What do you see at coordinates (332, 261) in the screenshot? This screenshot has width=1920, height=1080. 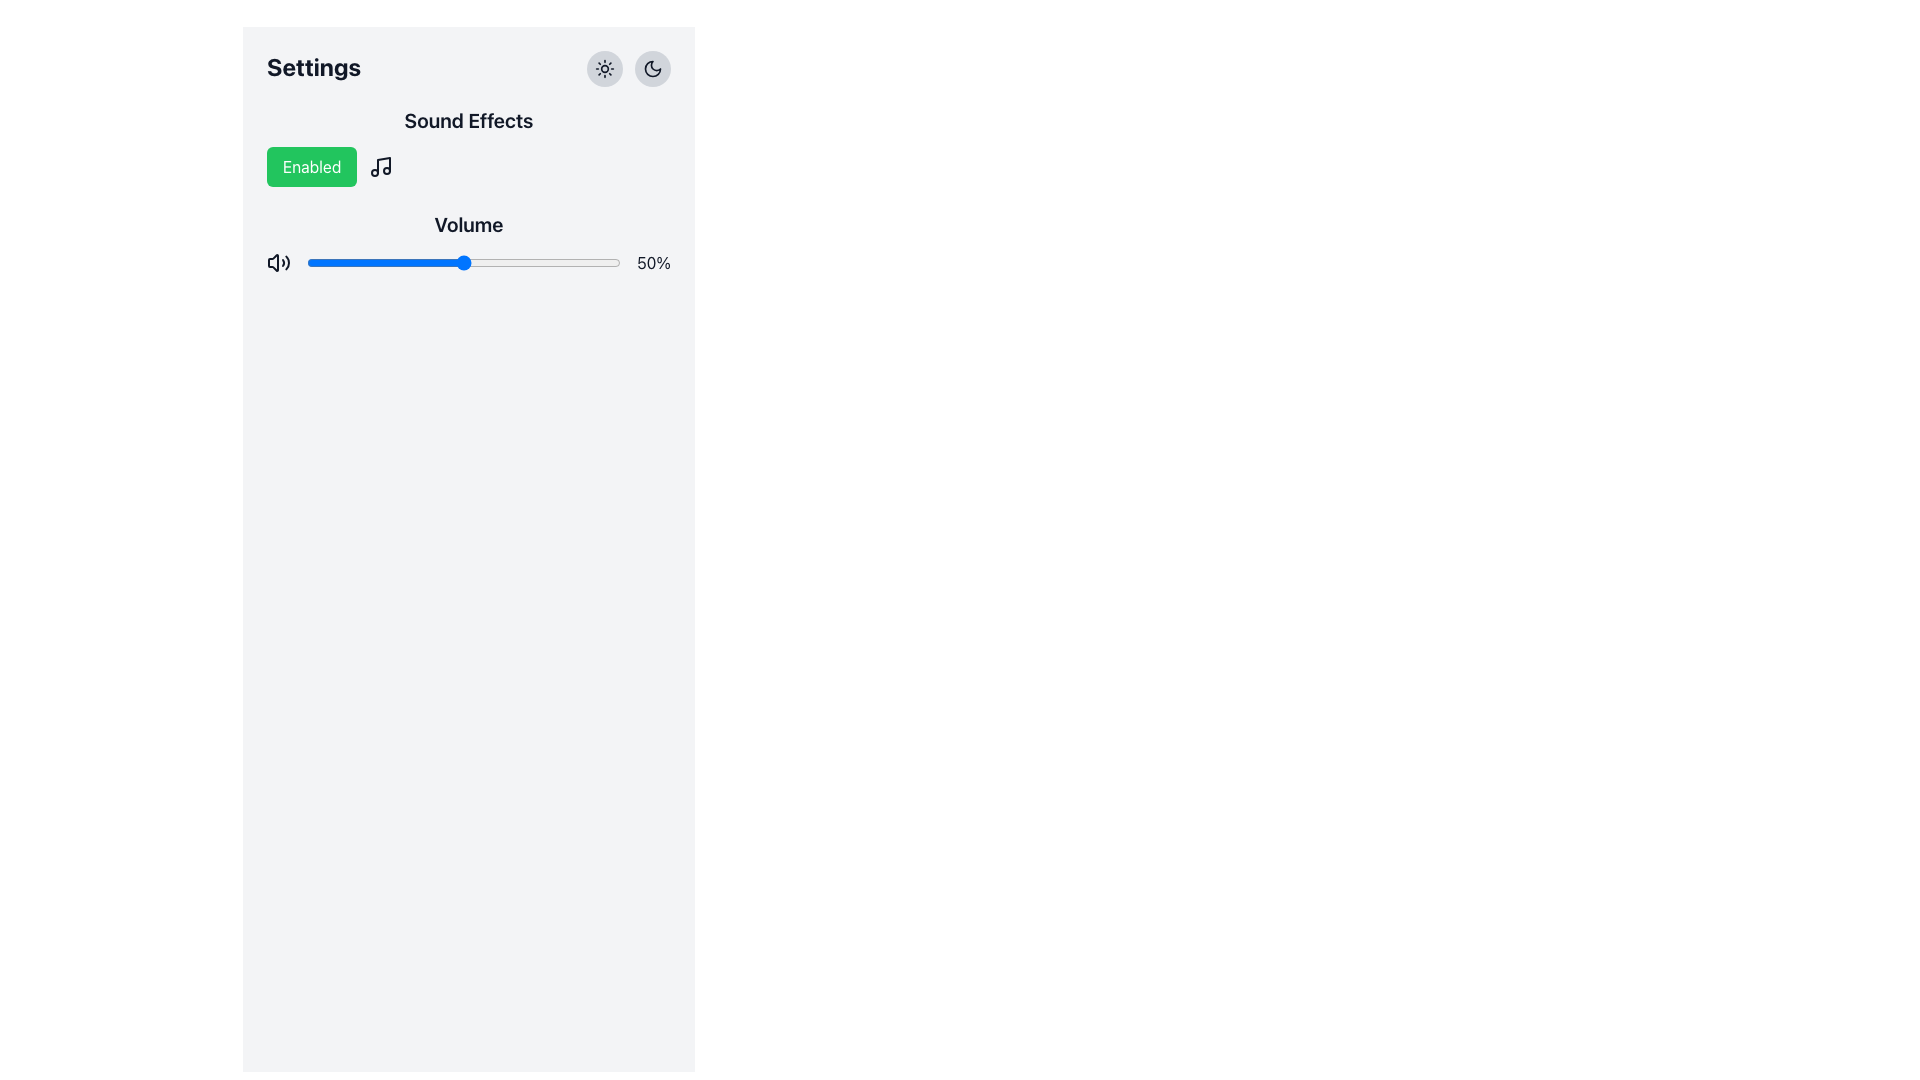 I see `the volume` at bounding box center [332, 261].